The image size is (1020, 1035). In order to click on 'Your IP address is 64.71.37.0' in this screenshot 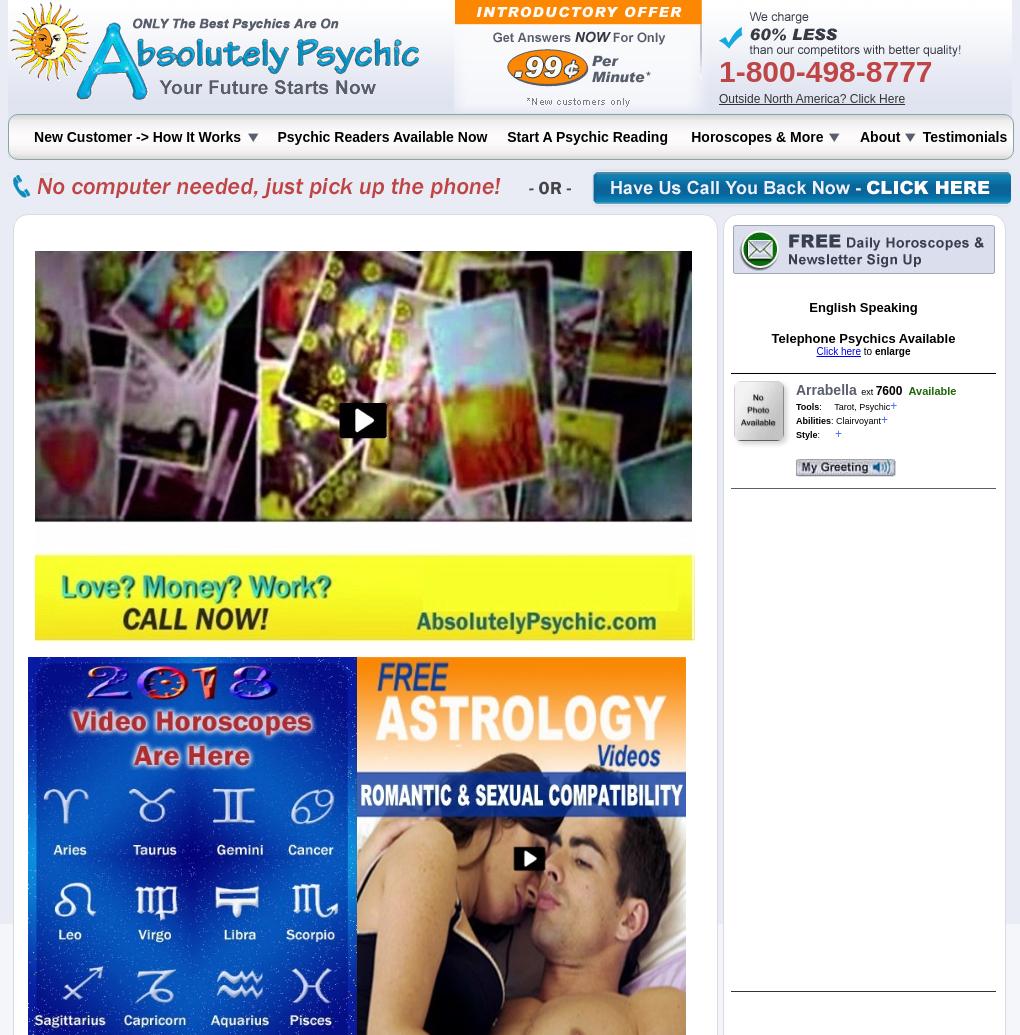, I will do `click(199, 42)`.